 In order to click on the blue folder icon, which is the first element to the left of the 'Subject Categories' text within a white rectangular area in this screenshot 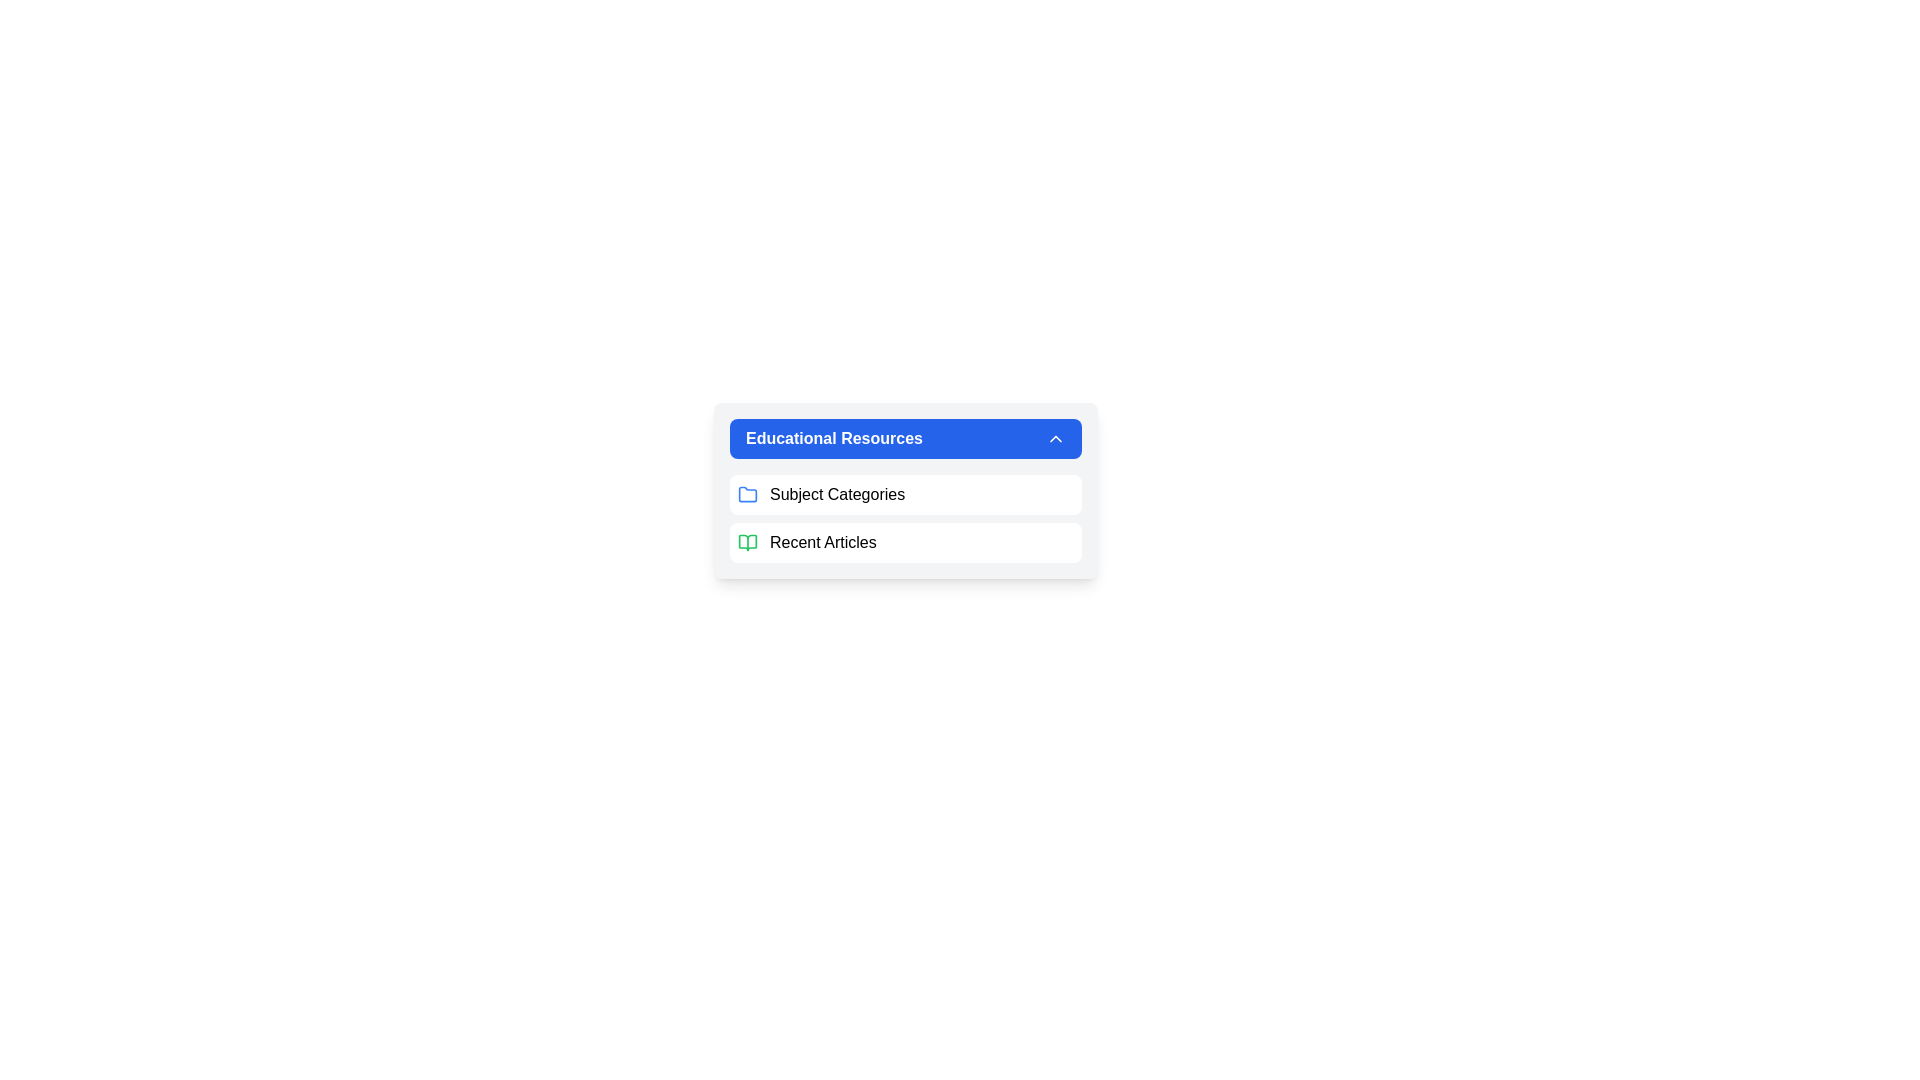, I will do `click(747, 494)`.